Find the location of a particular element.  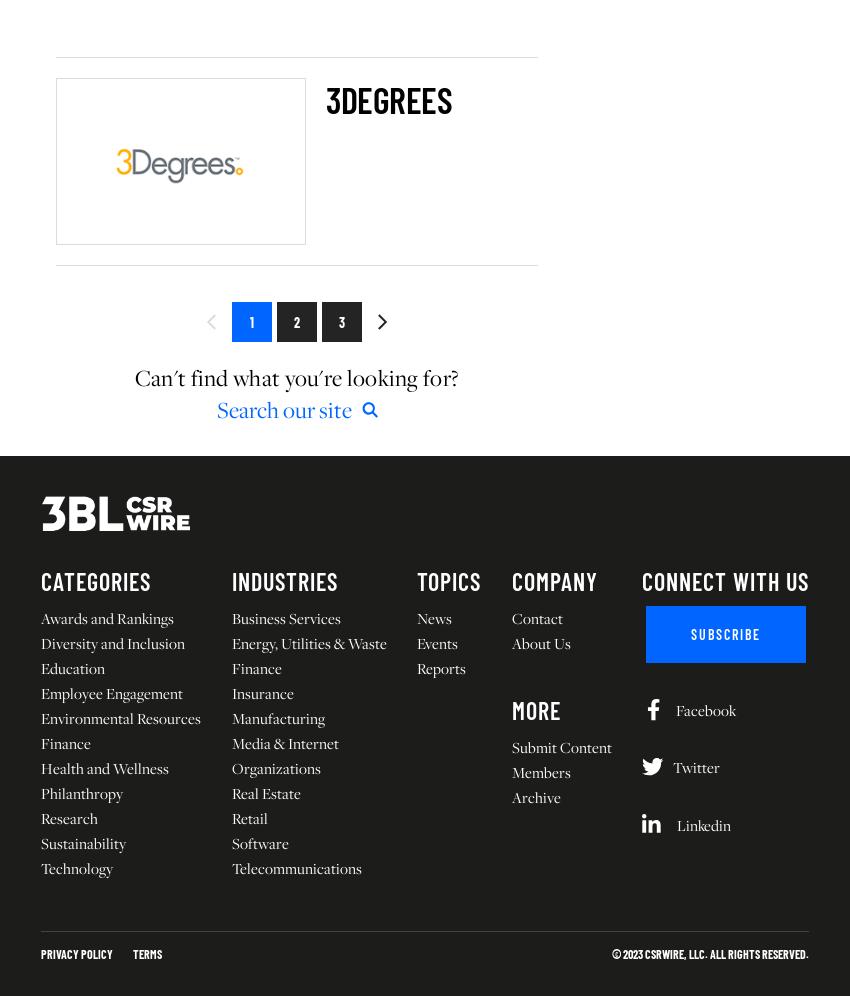

'Telecommunications' is located at coordinates (294, 867).